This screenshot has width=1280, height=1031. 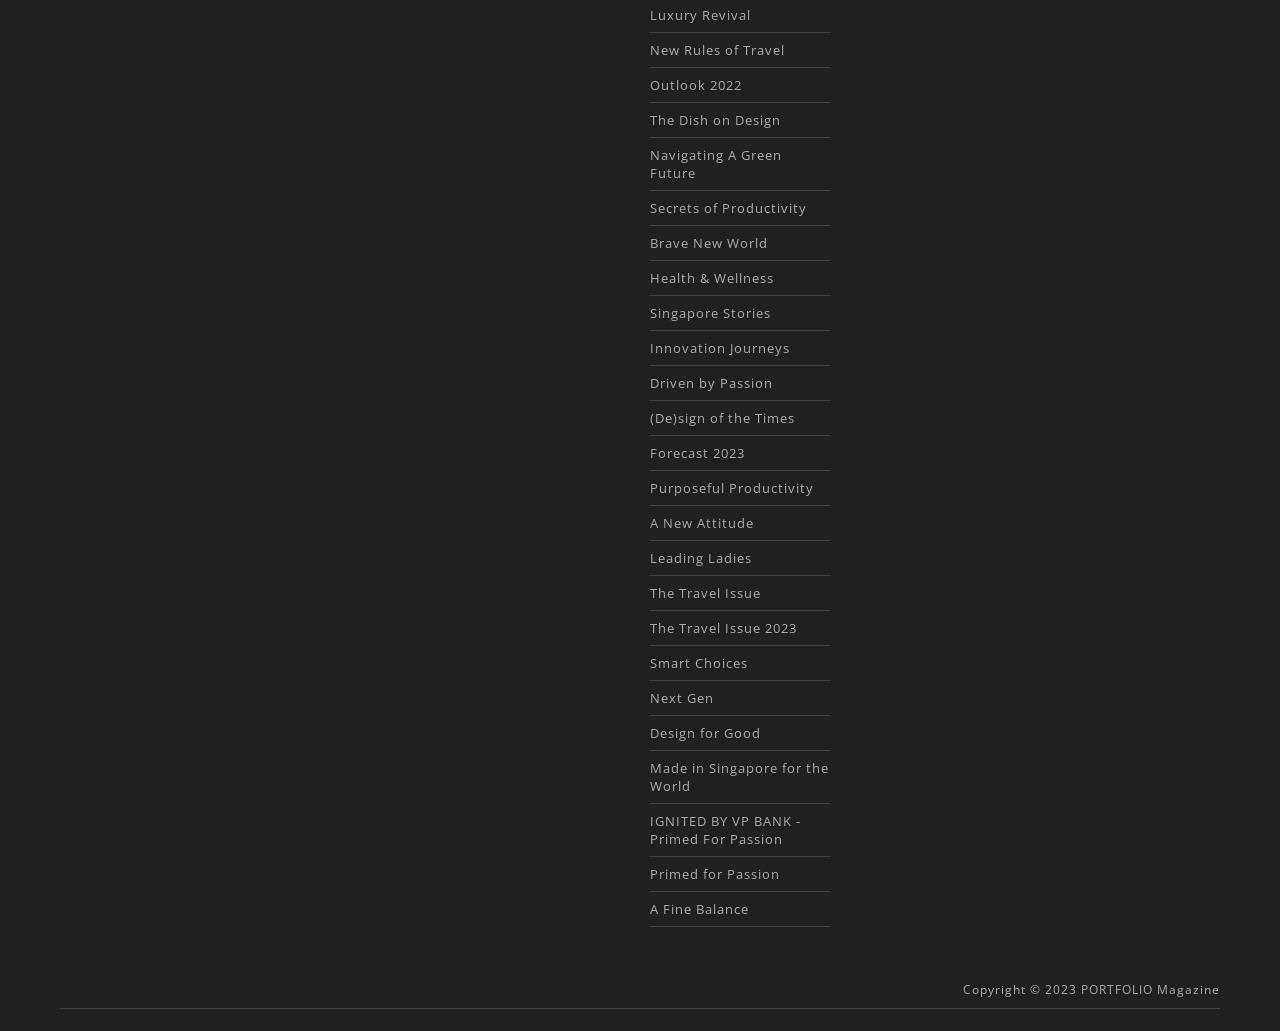 What do you see at coordinates (701, 522) in the screenshot?
I see `'A New Attitude'` at bounding box center [701, 522].